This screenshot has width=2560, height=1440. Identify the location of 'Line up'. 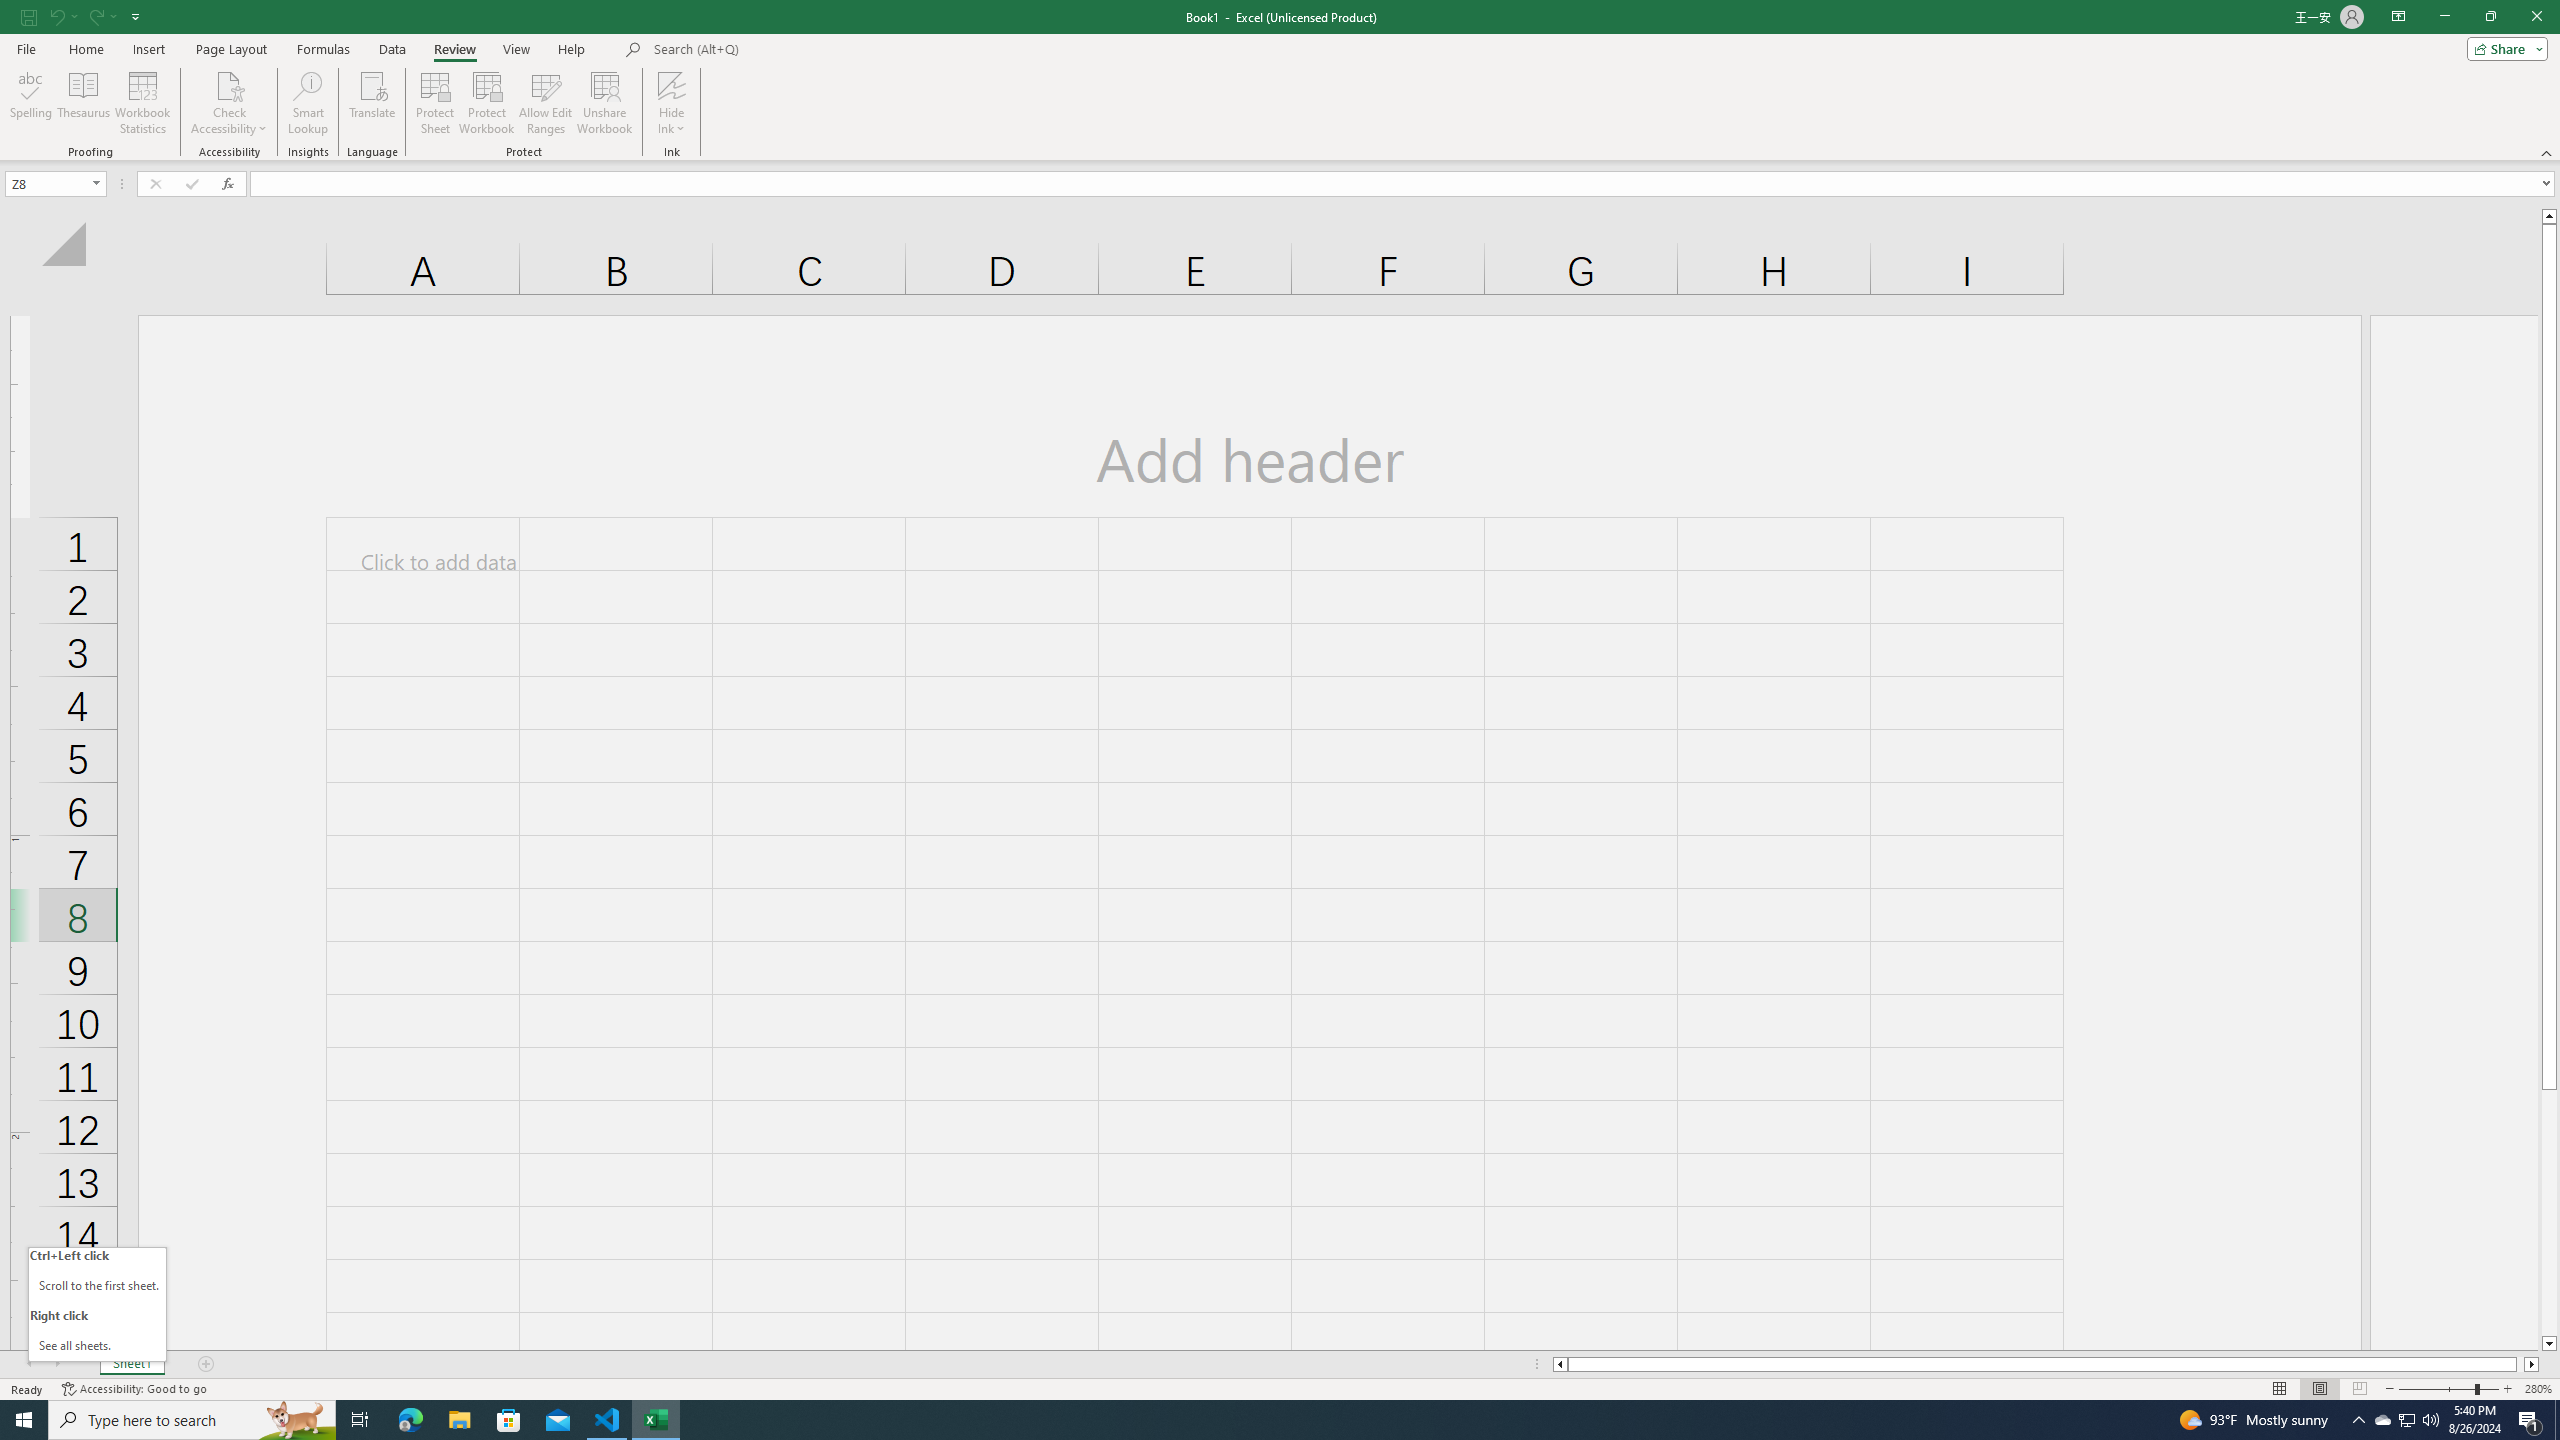
(2548, 215).